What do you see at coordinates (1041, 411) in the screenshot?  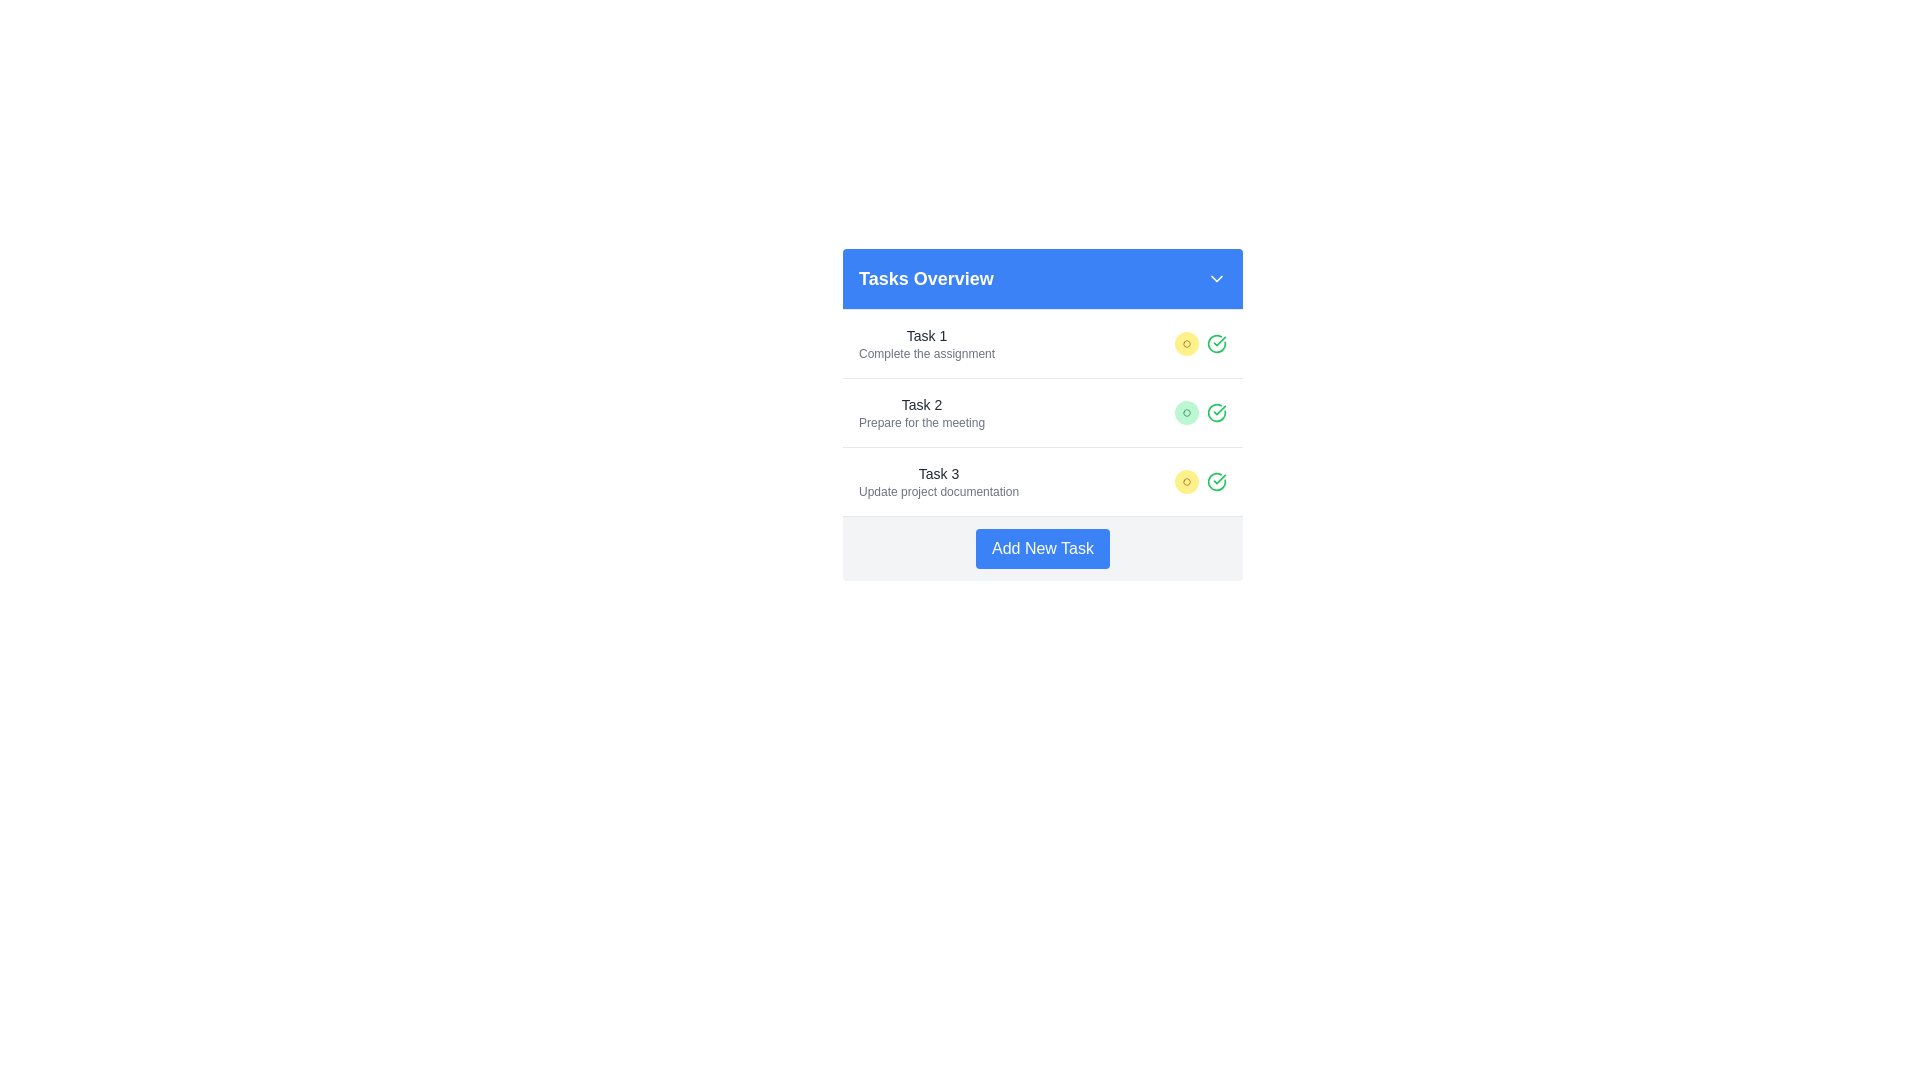 I see `the second task item in the task list` at bounding box center [1041, 411].